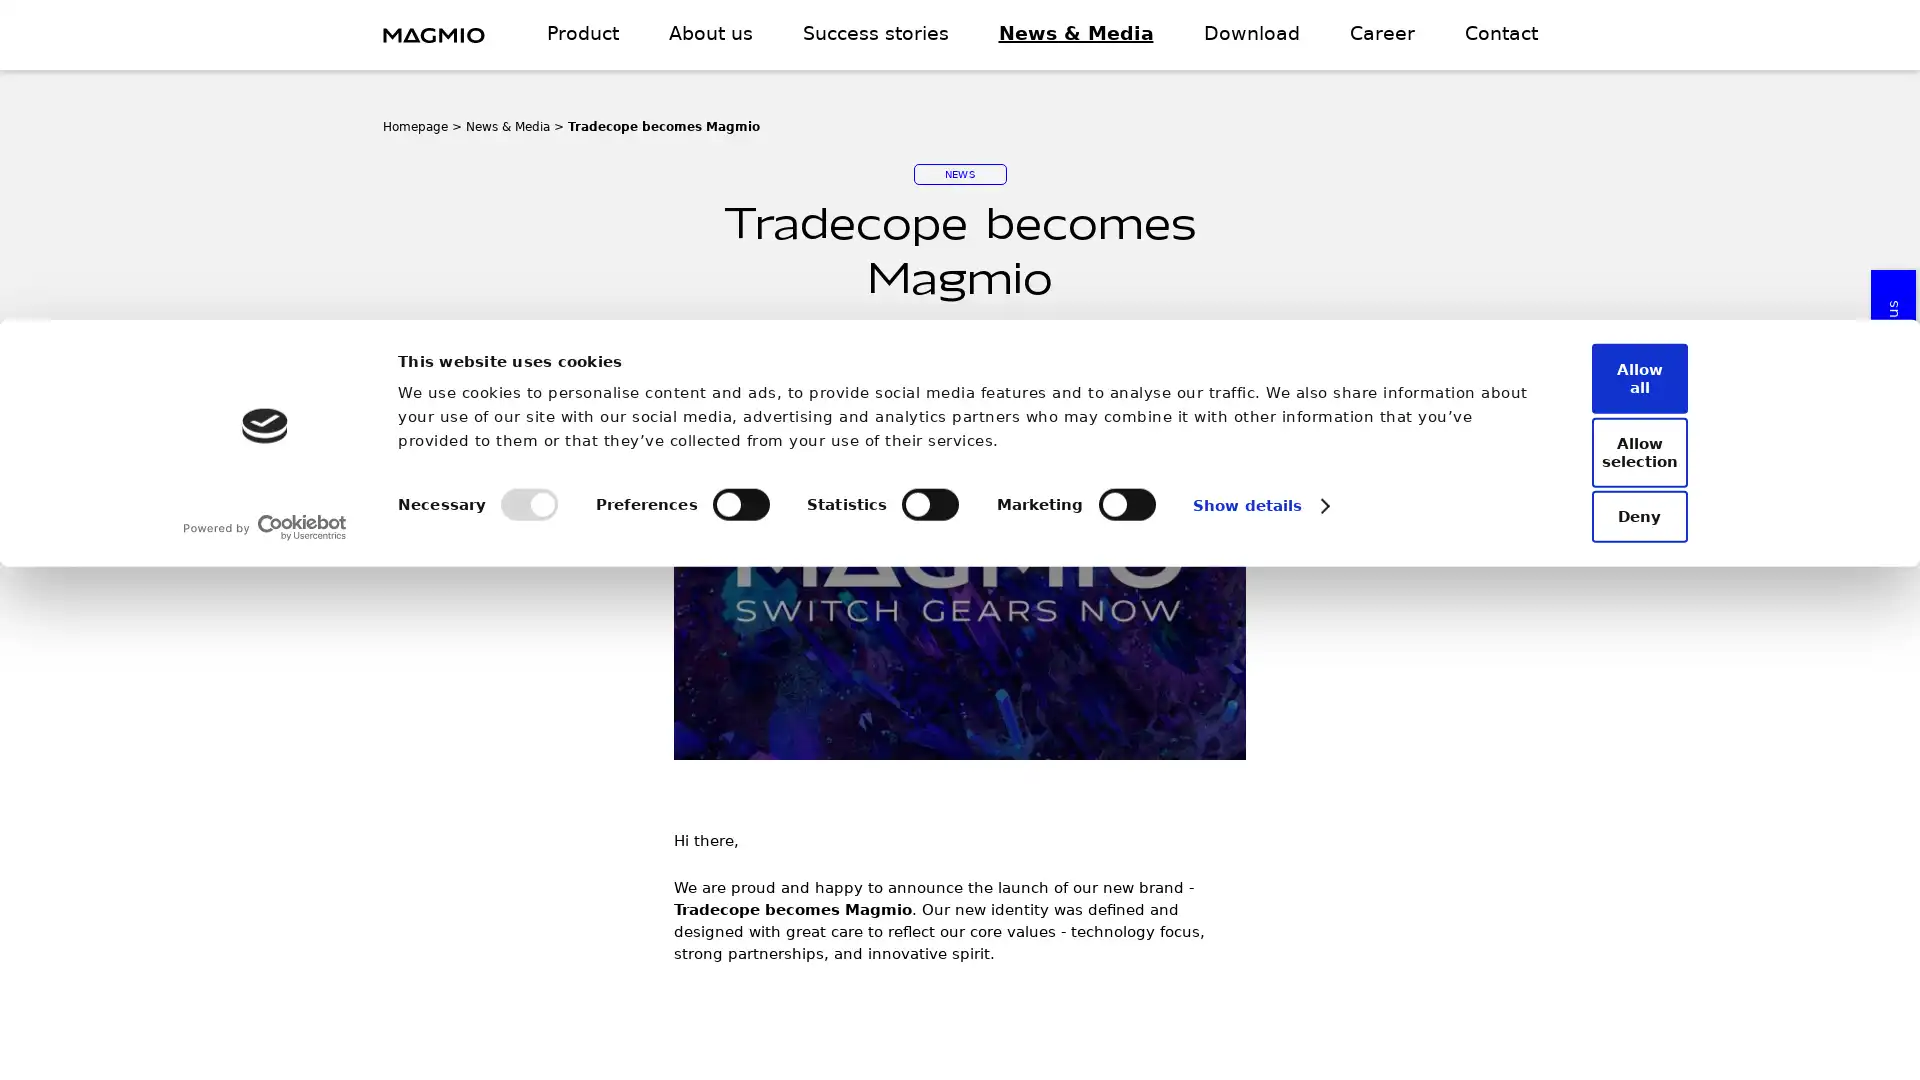  What do you see at coordinates (1172, 772) in the screenshot?
I see `Sign up` at bounding box center [1172, 772].